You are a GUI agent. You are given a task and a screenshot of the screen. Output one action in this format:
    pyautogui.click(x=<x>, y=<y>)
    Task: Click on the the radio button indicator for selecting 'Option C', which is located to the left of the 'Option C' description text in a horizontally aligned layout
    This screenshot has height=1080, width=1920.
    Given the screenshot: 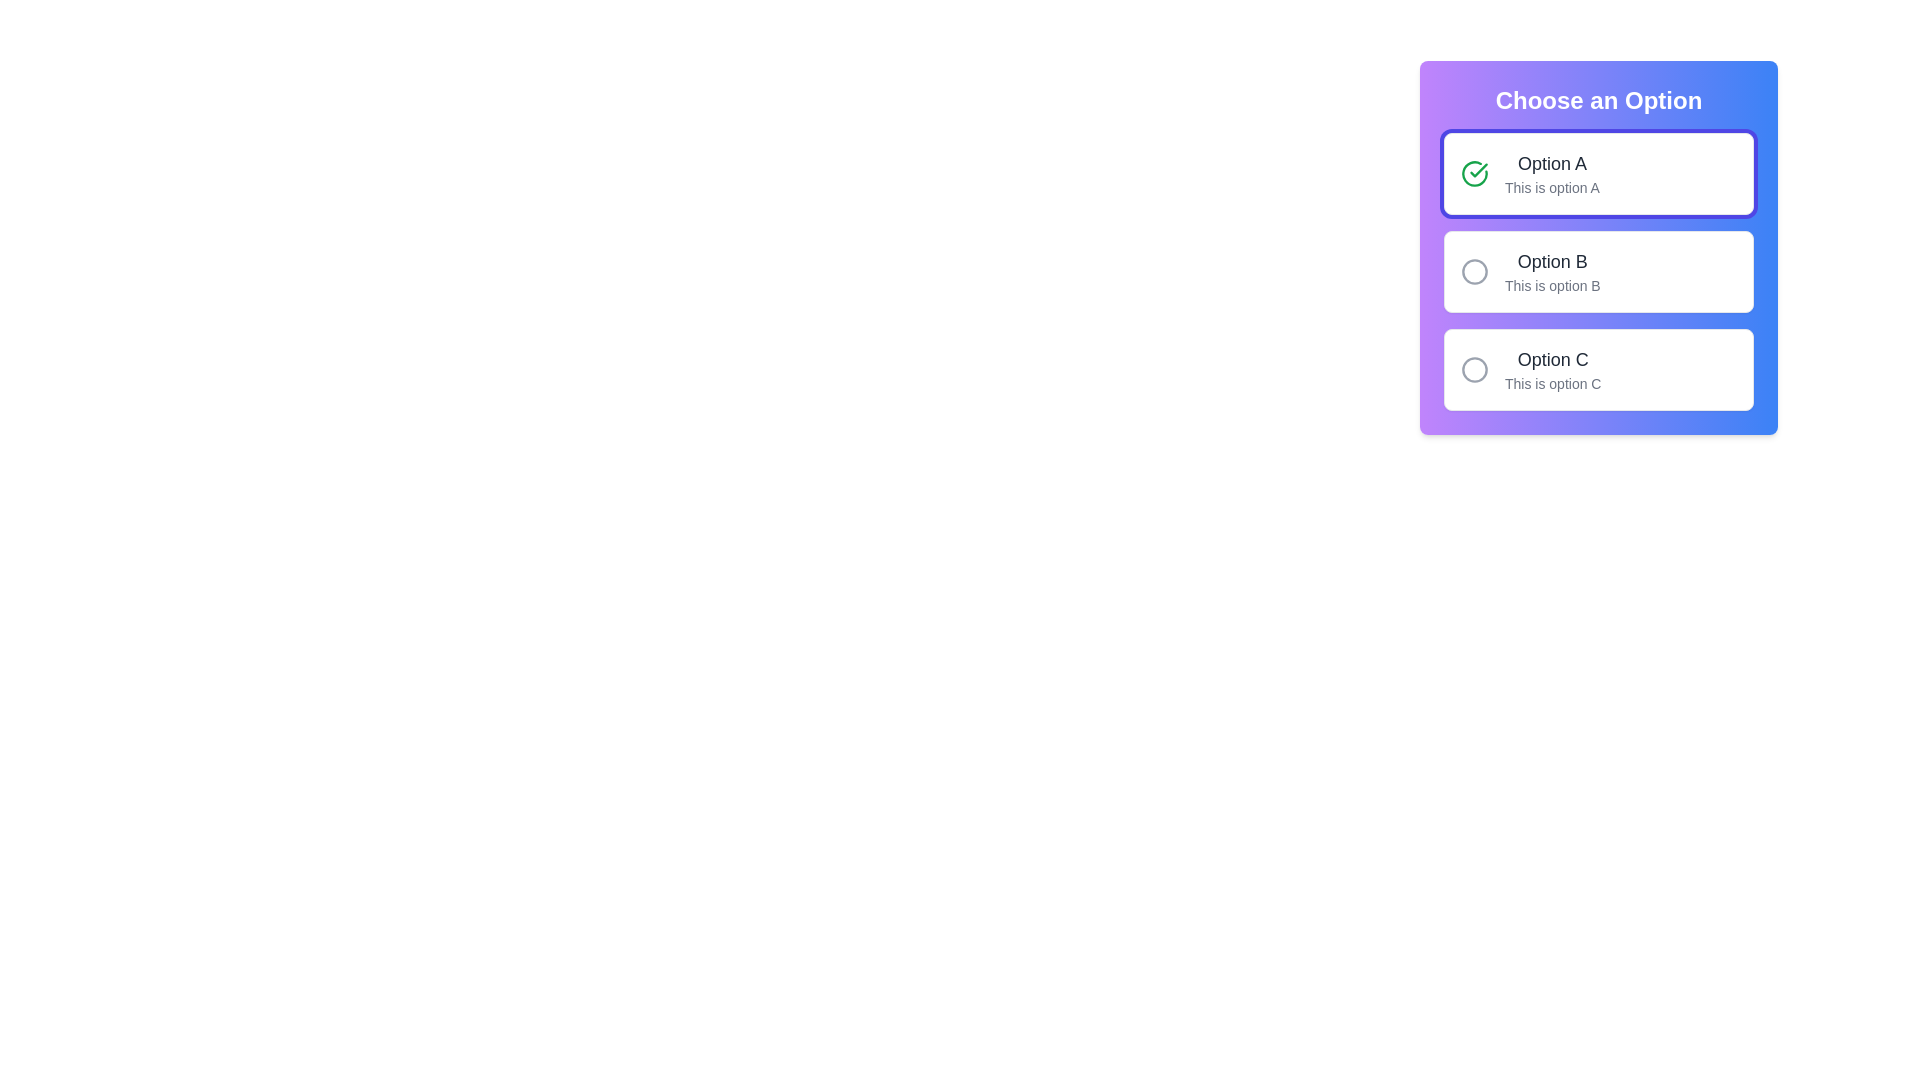 What is the action you would take?
    pyautogui.click(x=1474, y=370)
    